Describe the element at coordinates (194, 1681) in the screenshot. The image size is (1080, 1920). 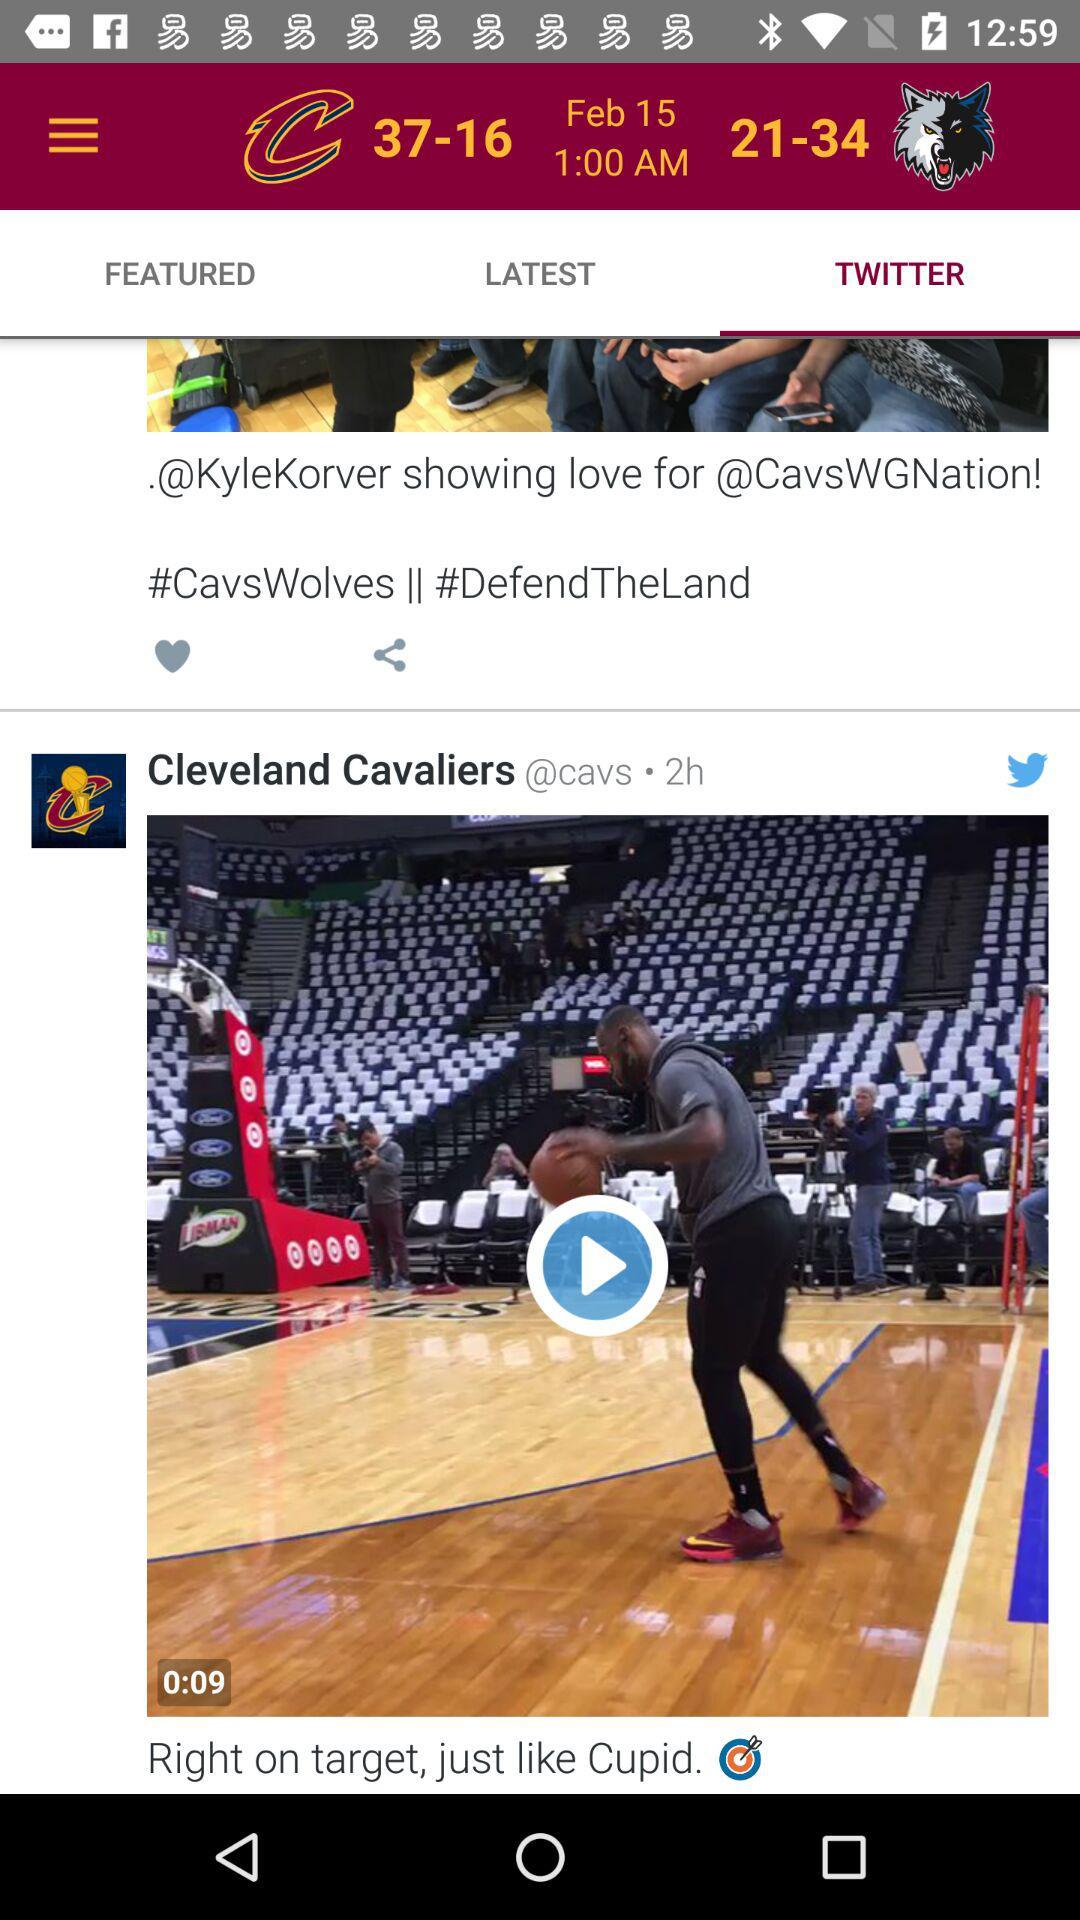
I see `0:09 at the bottom left corner` at that location.